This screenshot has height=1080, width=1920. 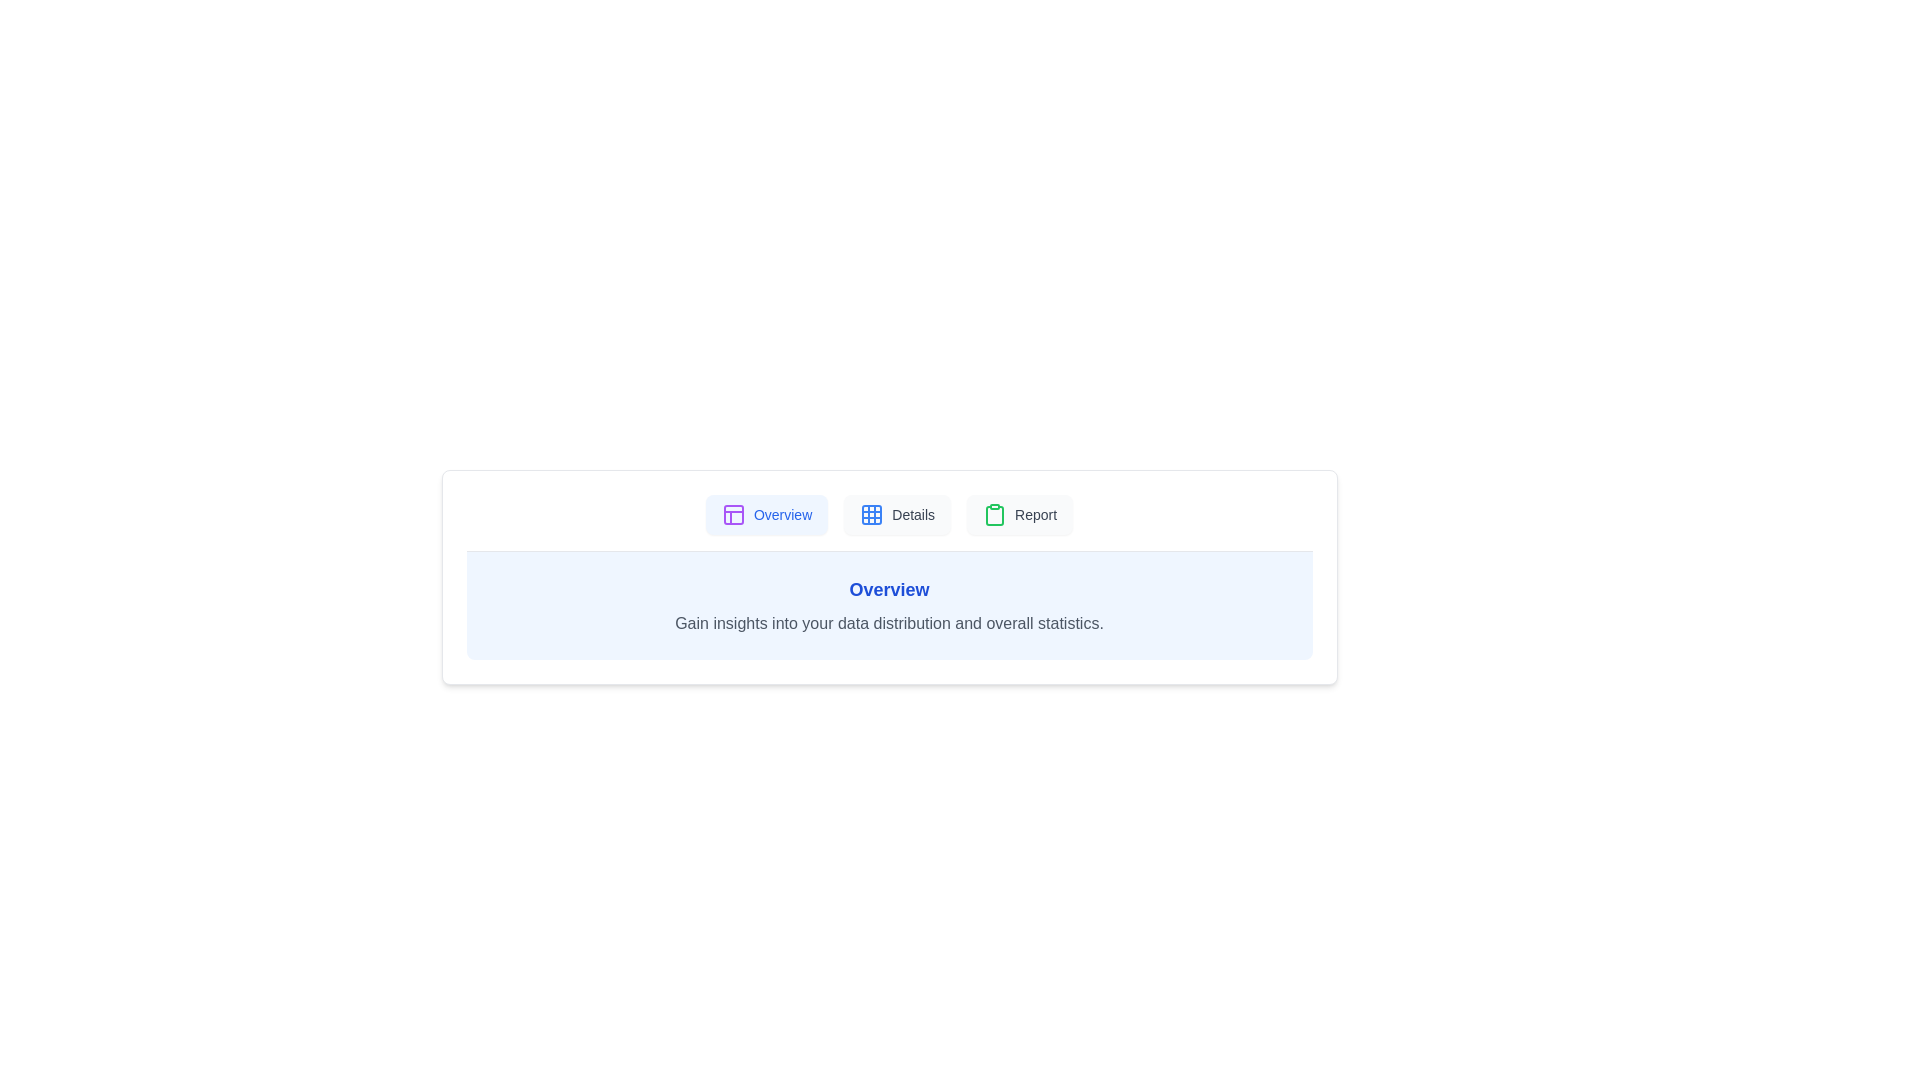 What do you see at coordinates (766, 514) in the screenshot?
I see `the tab labeled Overview and read its content` at bounding box center [766, 514].